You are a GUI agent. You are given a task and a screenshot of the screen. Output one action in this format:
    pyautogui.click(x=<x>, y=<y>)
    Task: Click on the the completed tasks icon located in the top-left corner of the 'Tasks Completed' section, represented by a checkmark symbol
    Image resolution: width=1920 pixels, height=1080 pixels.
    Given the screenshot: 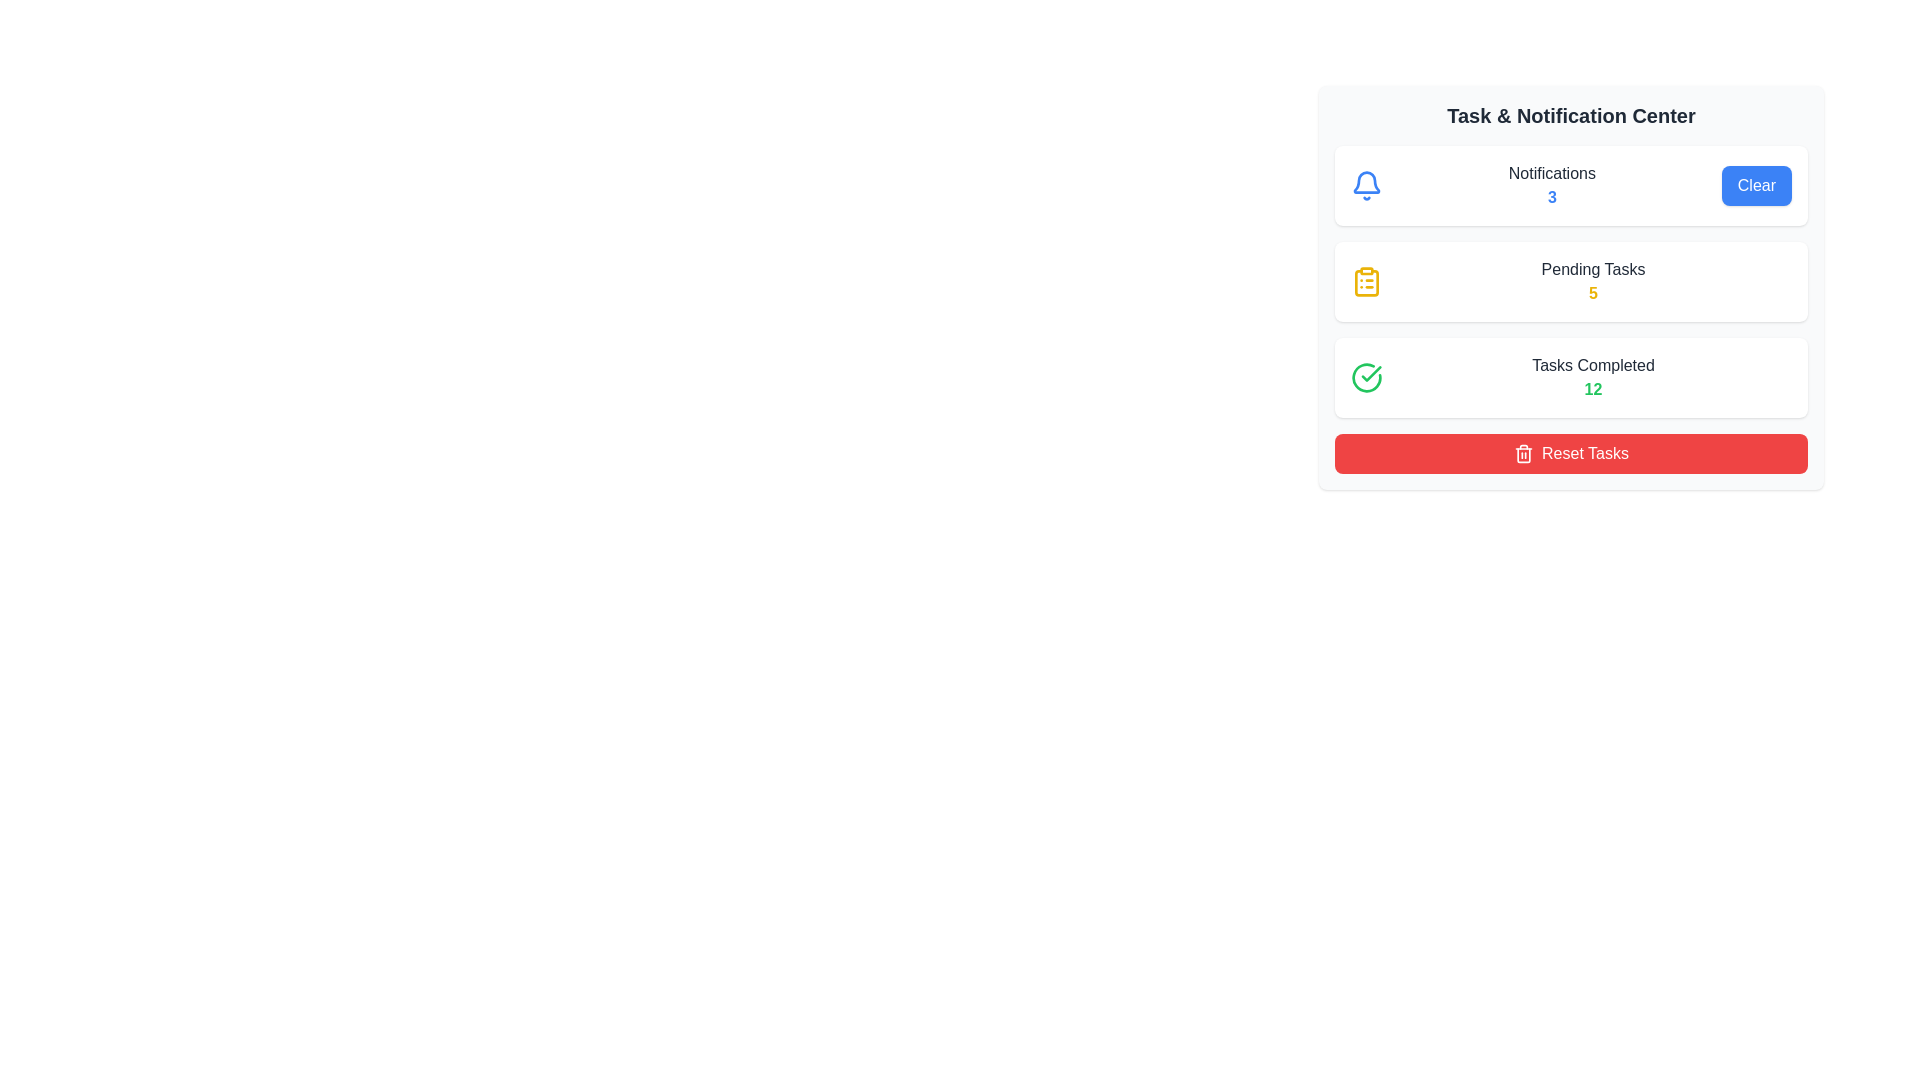 What is the action you would take?
    pyautogui.click(x=1366, y=378)
    